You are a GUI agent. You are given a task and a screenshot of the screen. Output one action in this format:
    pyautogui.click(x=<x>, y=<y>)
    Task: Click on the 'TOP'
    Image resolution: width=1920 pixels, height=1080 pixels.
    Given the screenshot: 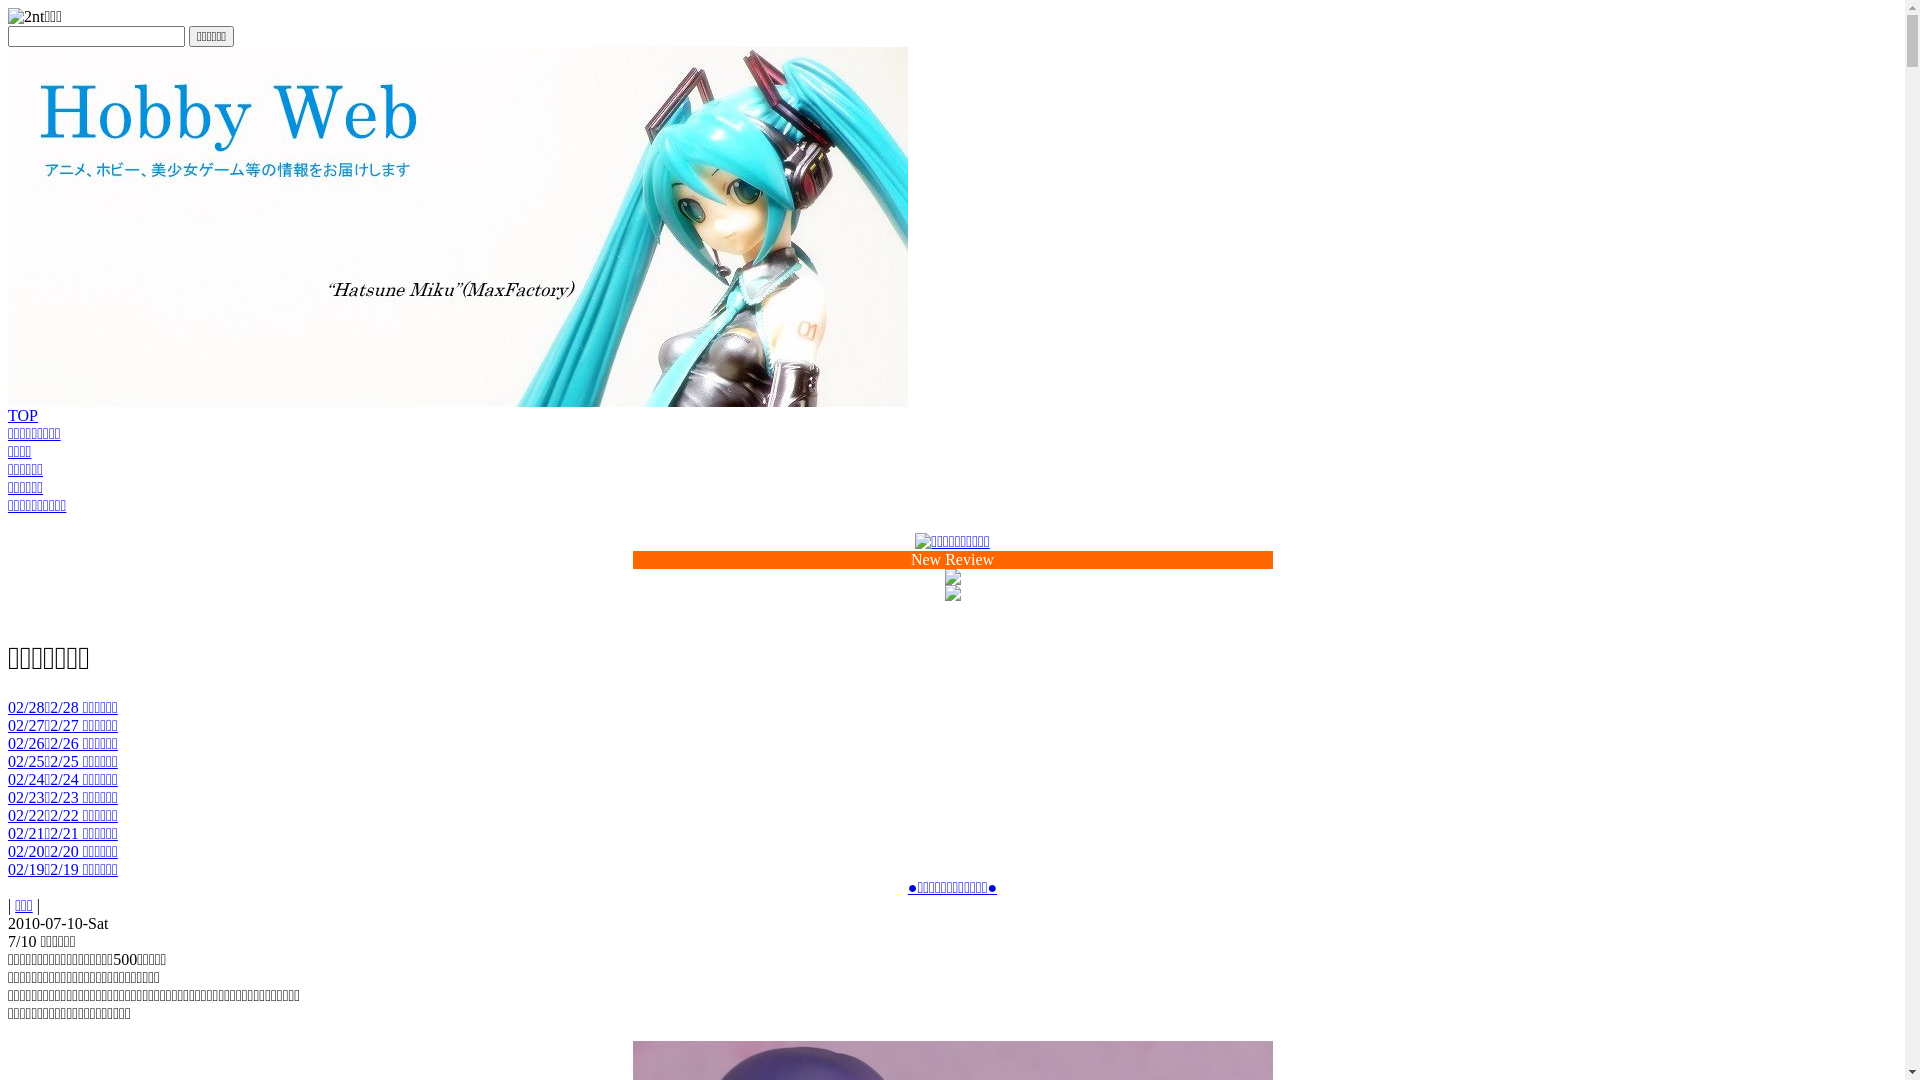 What is the action you would take?
    pyautogui.click(x=23, y=414)
    